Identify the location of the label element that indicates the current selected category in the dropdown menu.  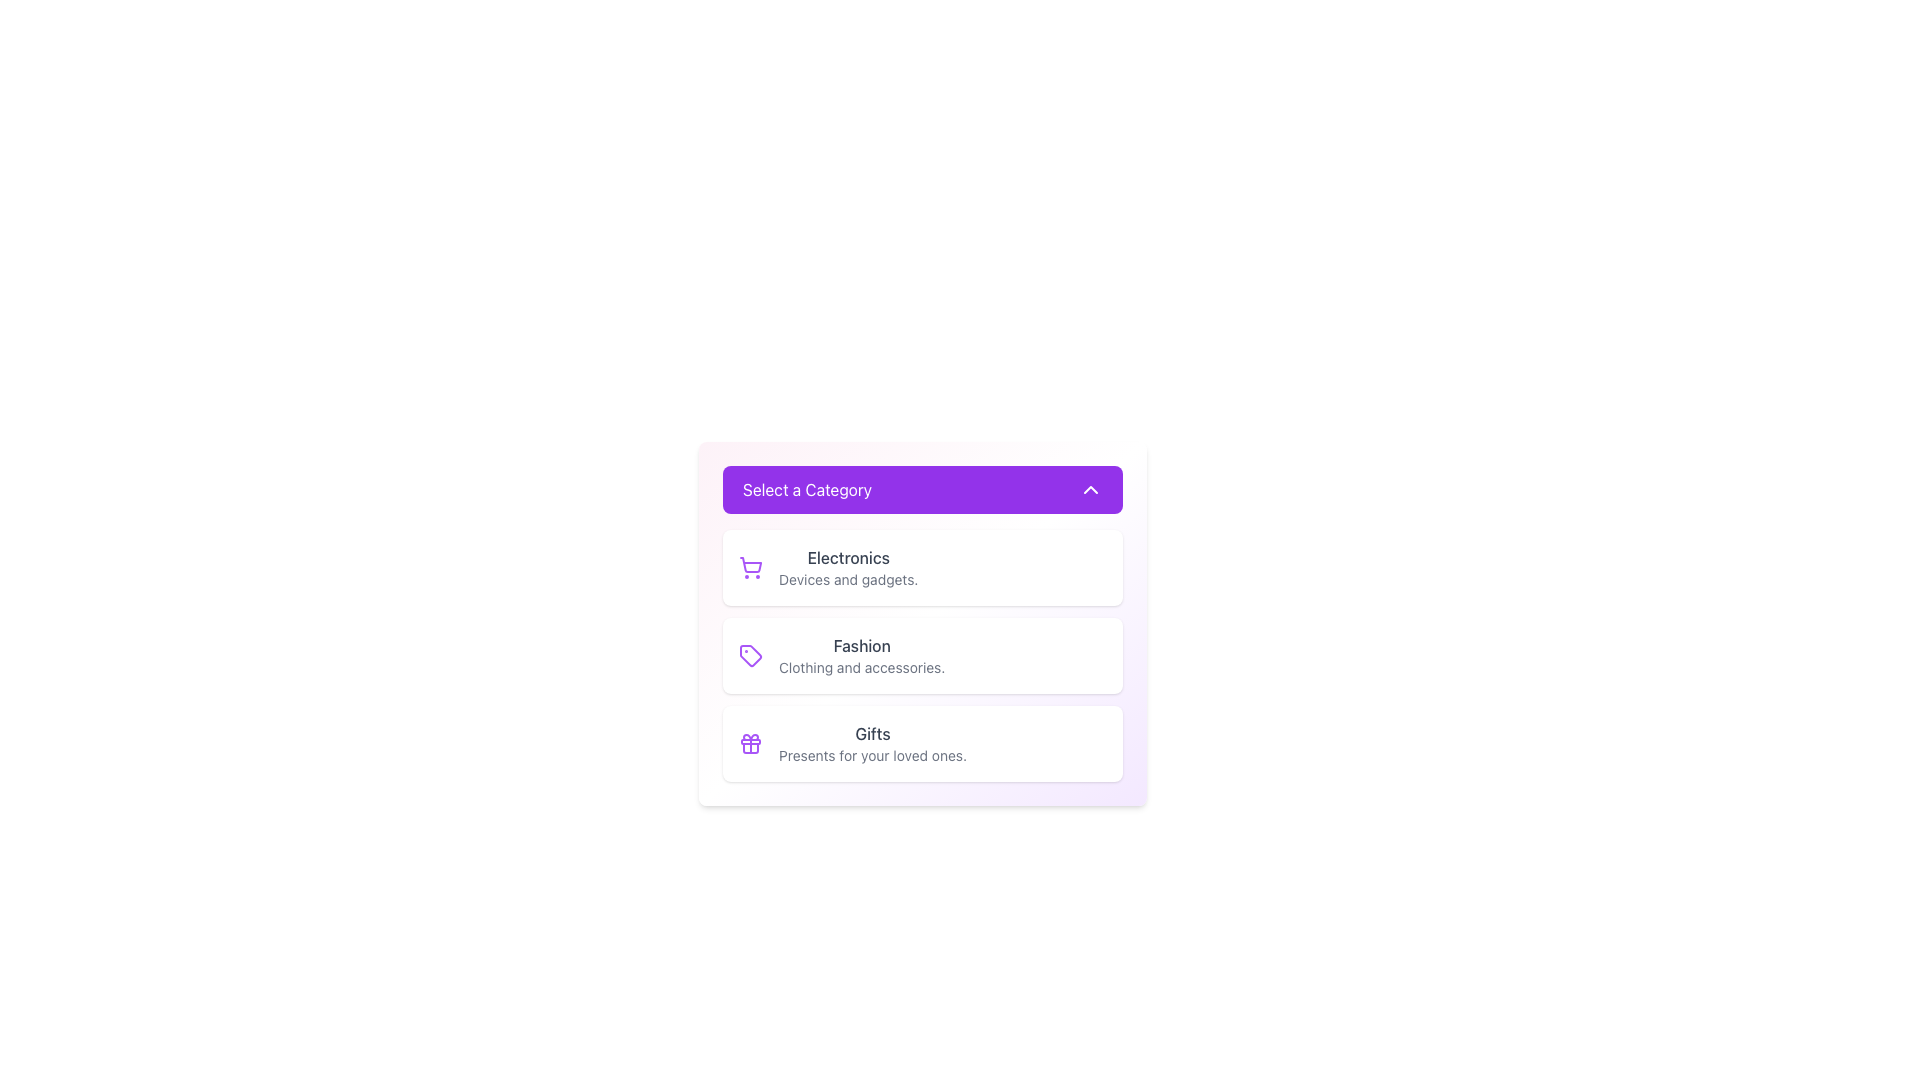
(807, 489).